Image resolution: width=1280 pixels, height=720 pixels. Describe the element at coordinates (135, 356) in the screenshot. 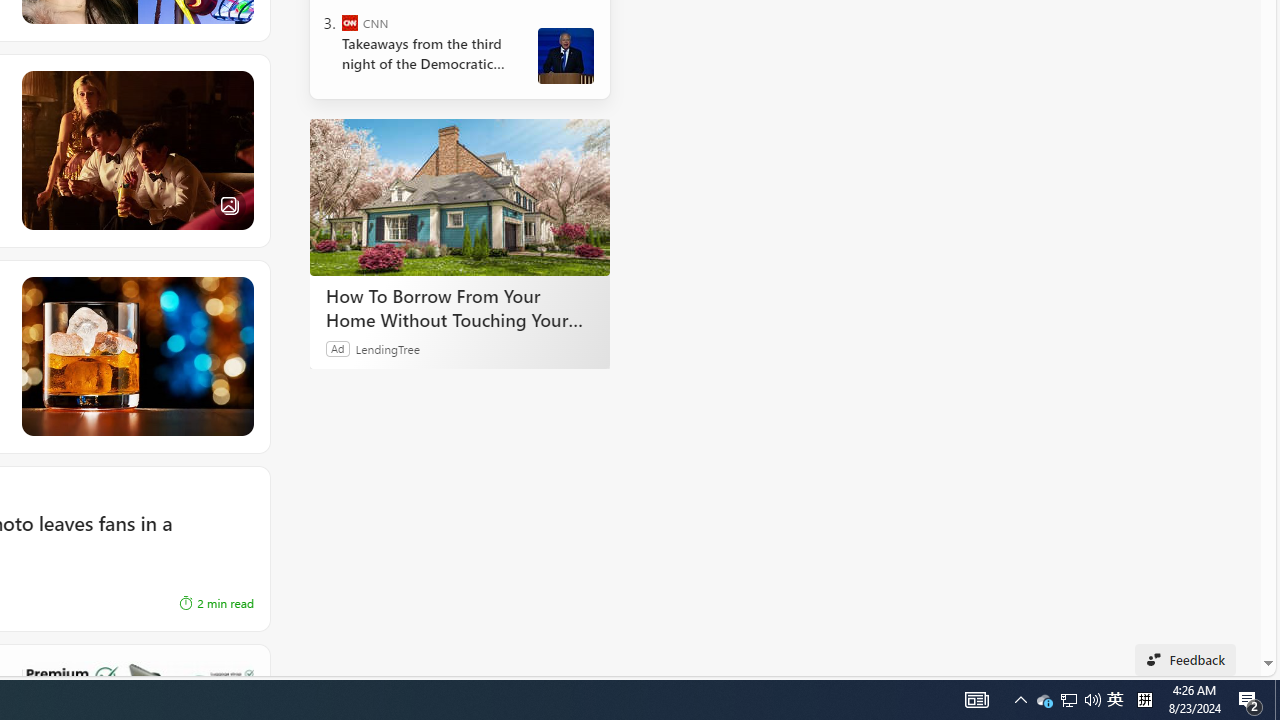

I see `'glass of whiskey'` at that location.